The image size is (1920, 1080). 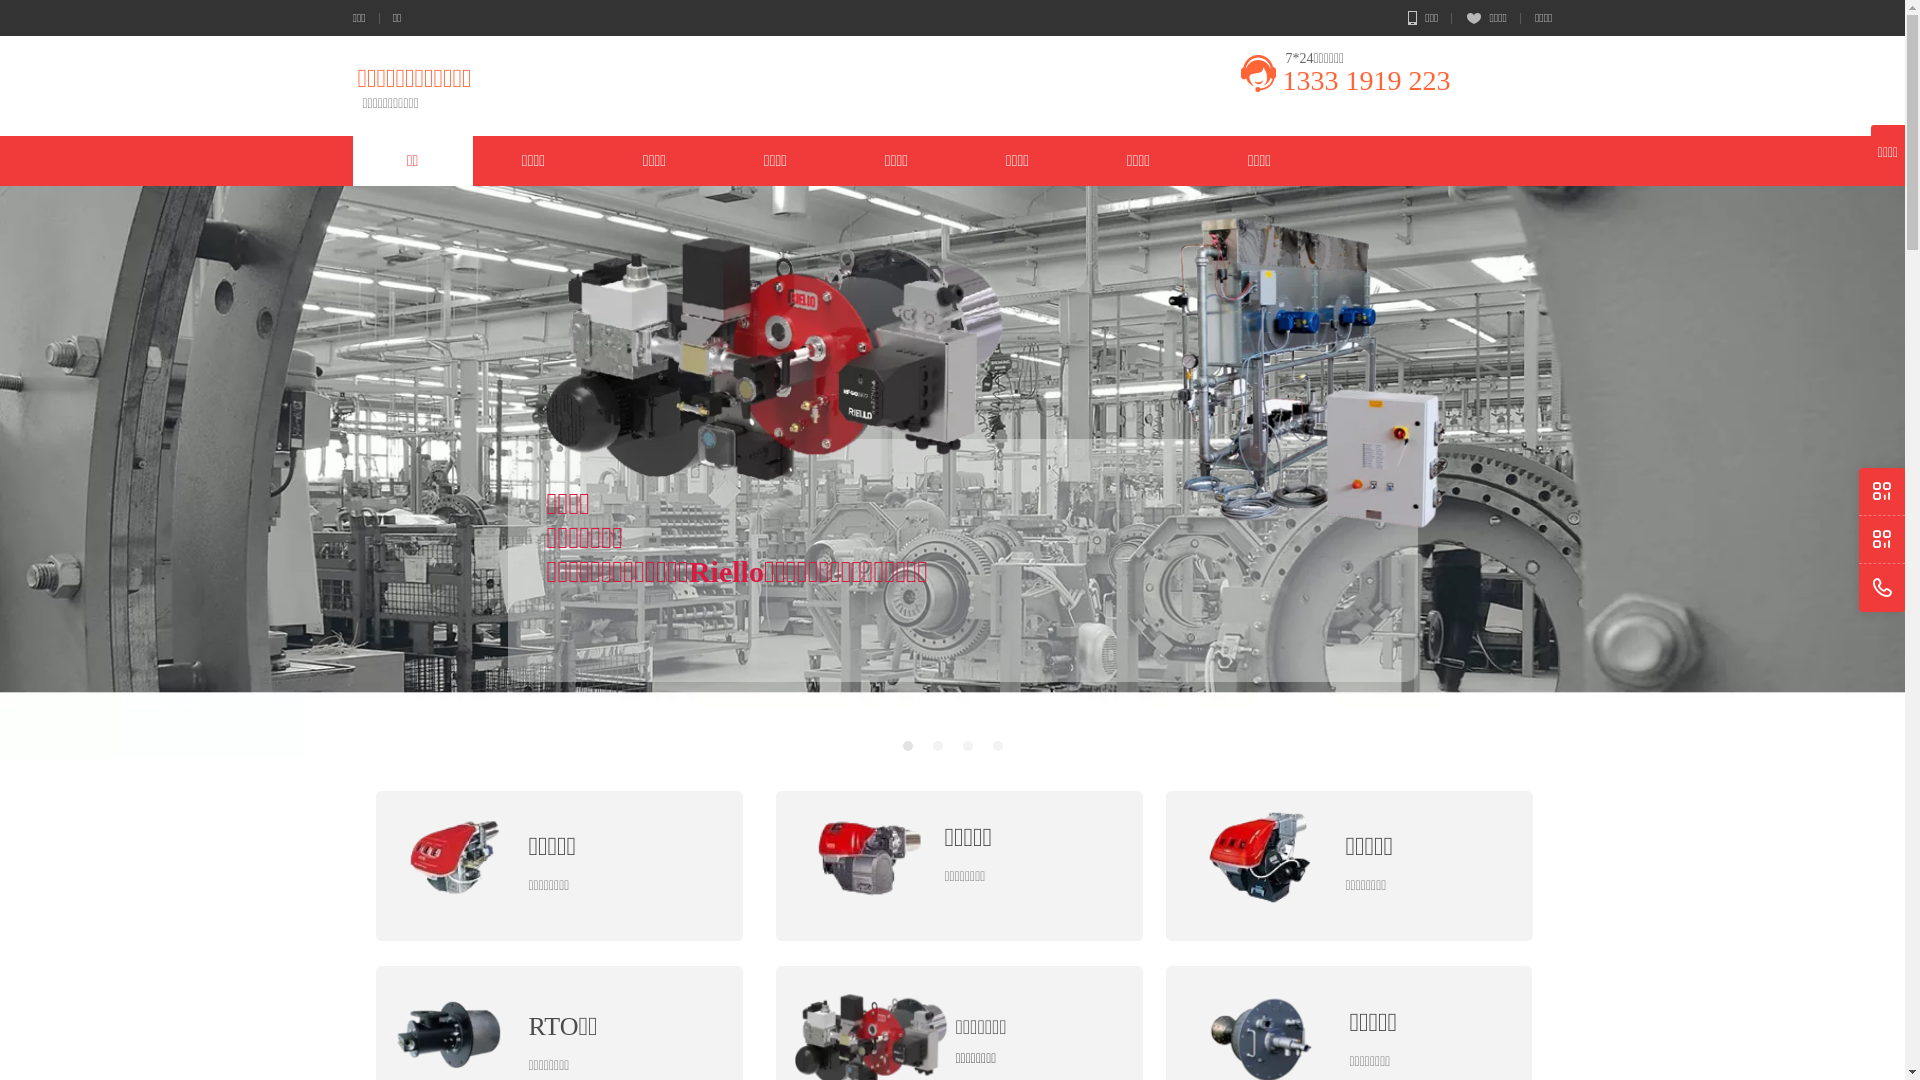 I want to click on '1333 1919 223', so click(x=1365, y=79).